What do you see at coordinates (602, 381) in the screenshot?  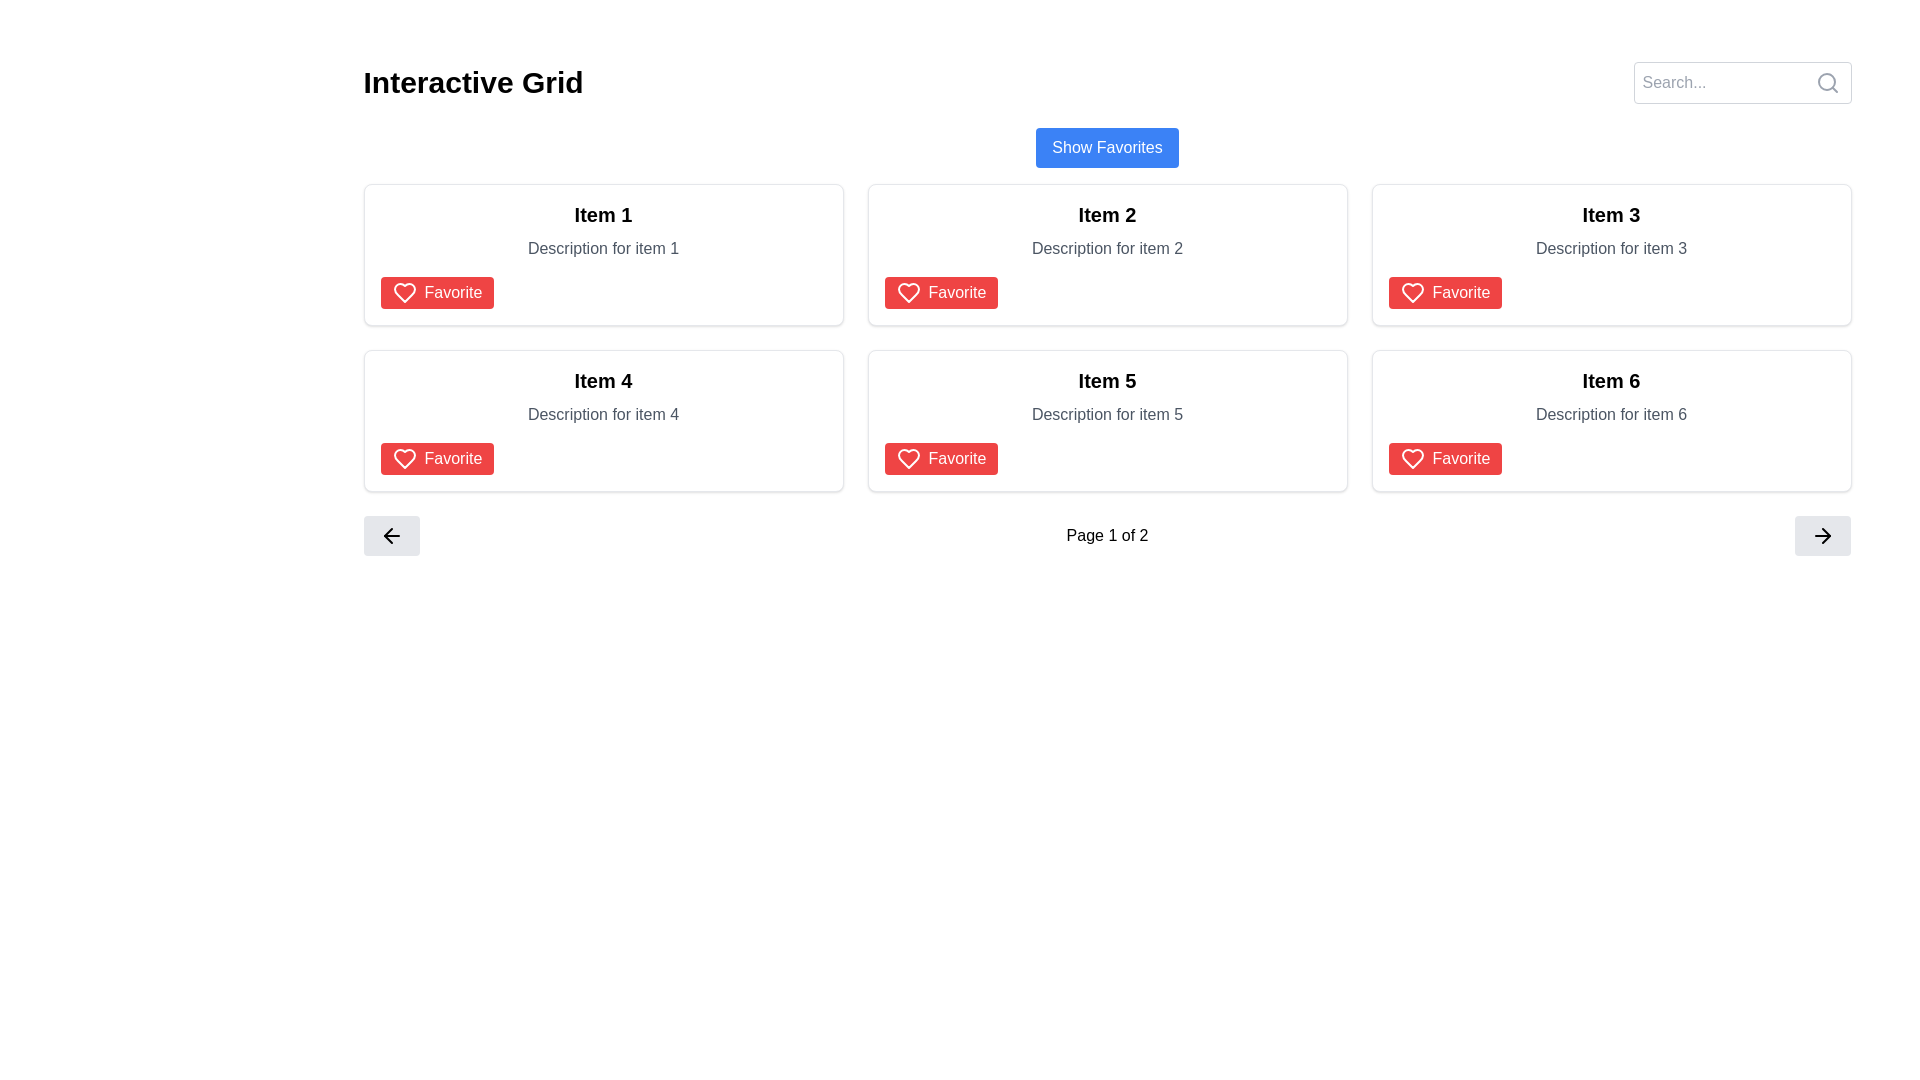 I see `the 'Item 4' text heading, which is bold and large-sized, located in the second row and first column of the grid card layout` at bounding box center [602, 381].